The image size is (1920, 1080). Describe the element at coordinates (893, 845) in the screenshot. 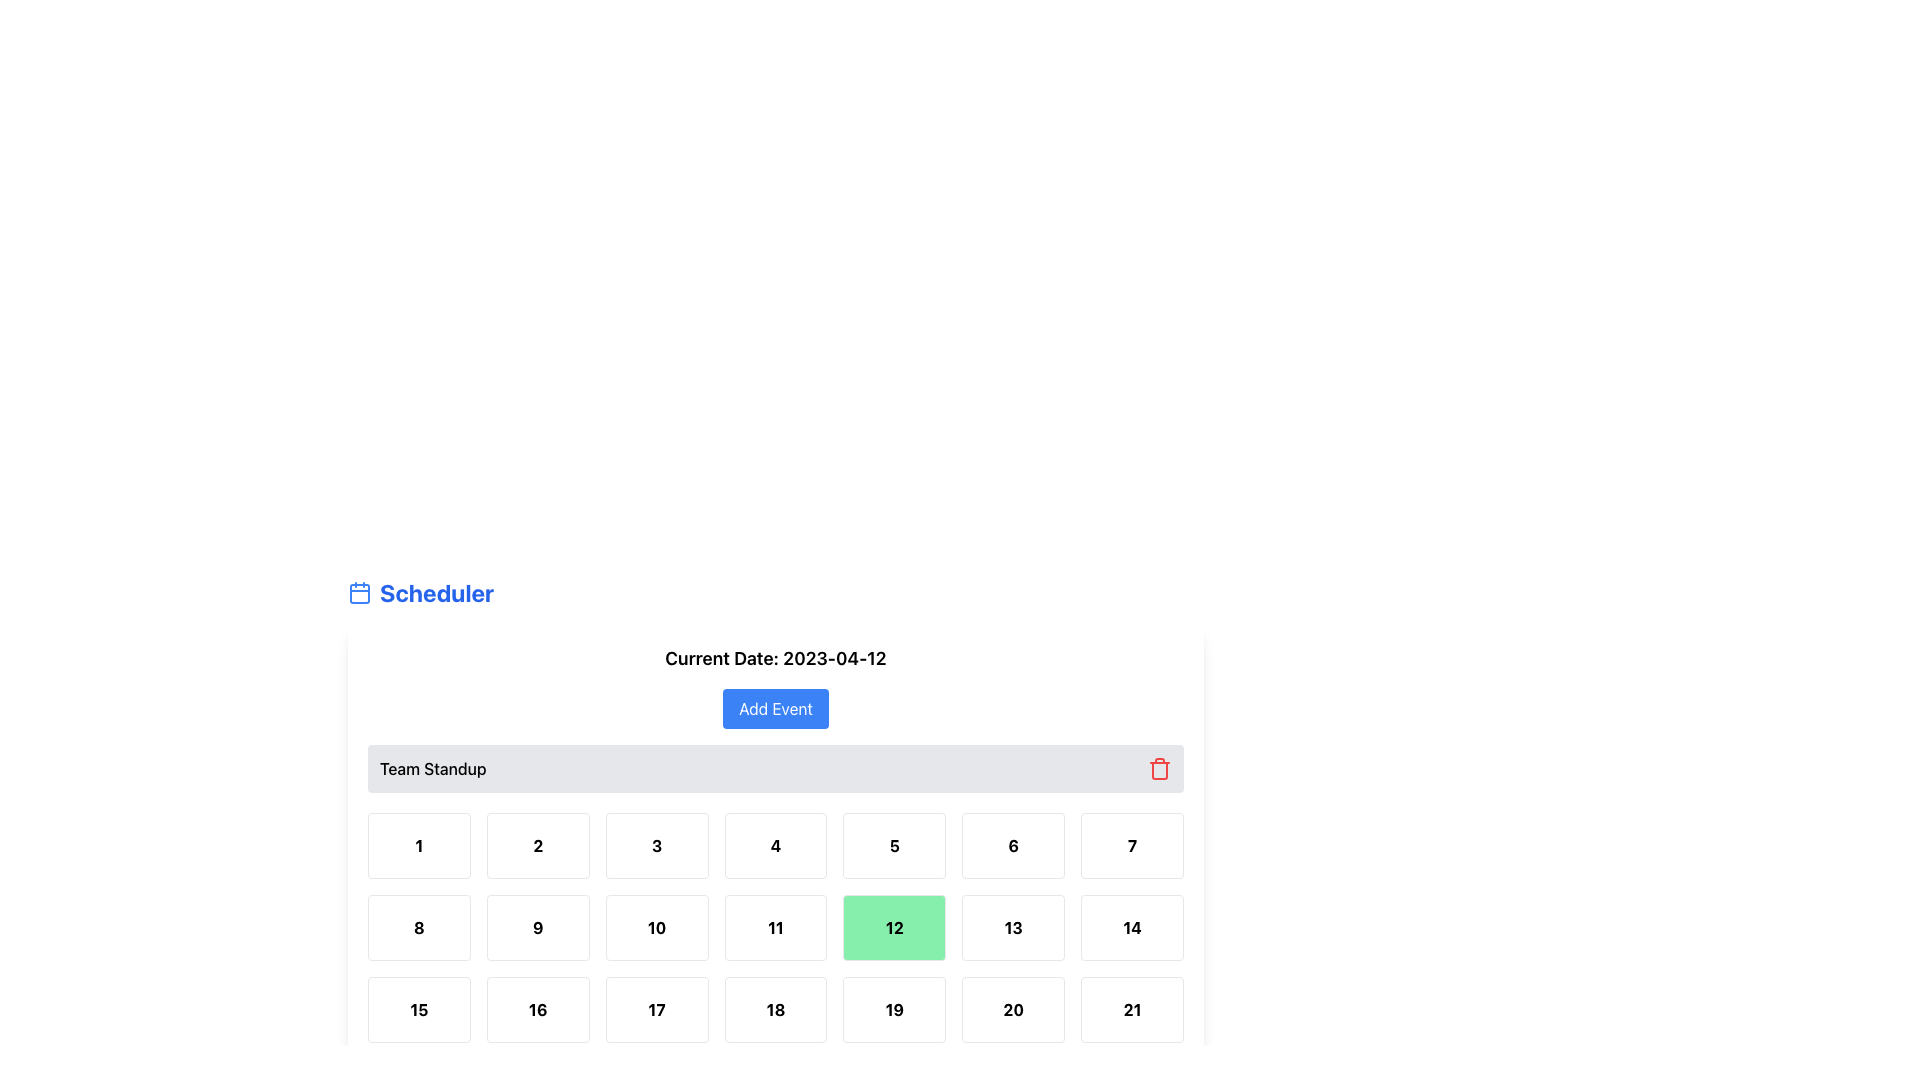

I see `the calendar day button in the fifth column of the first row within the 'Team Standup' scheduling interface` at that location.